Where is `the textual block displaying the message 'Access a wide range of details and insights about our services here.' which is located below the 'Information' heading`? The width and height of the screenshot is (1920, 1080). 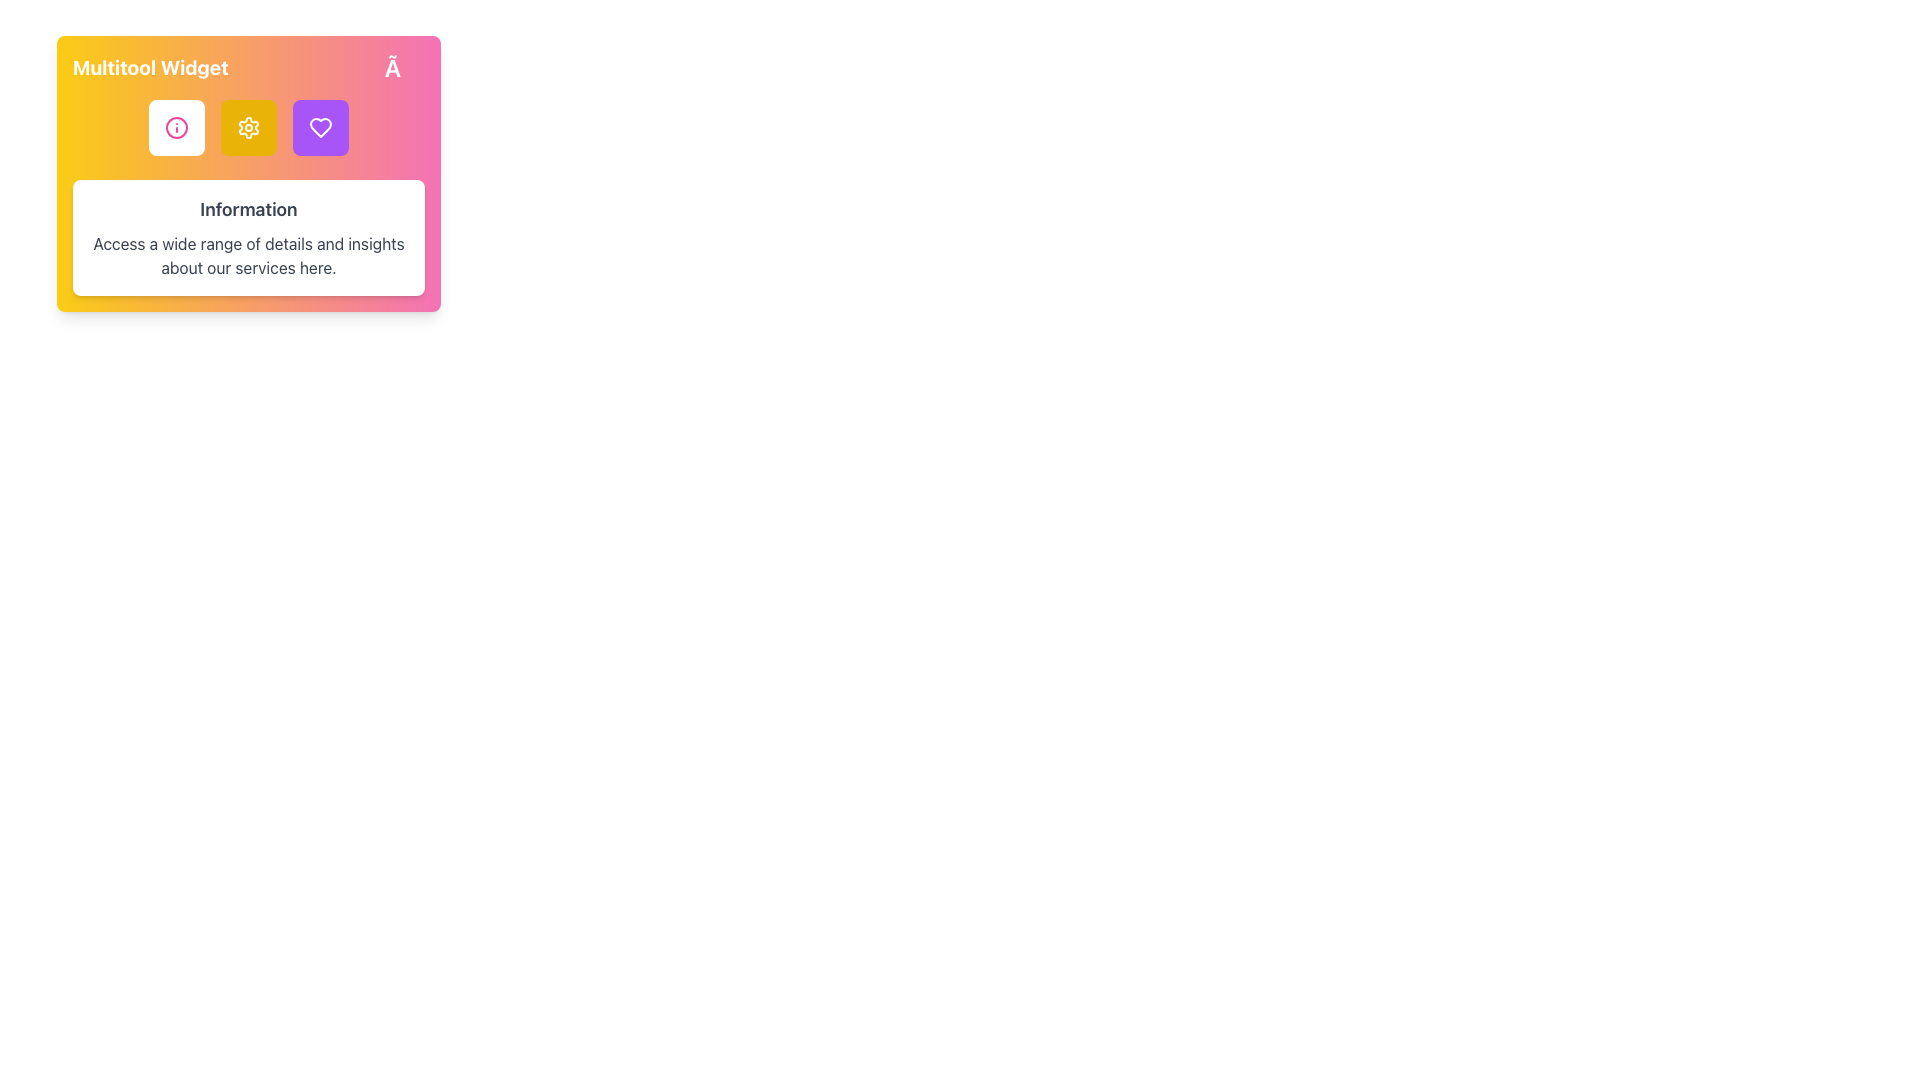 the textual block displaying the message 'Access a wide range of details and insights about our services here.' which is located below the 'Information' heading is located at coordinates (248, 254).